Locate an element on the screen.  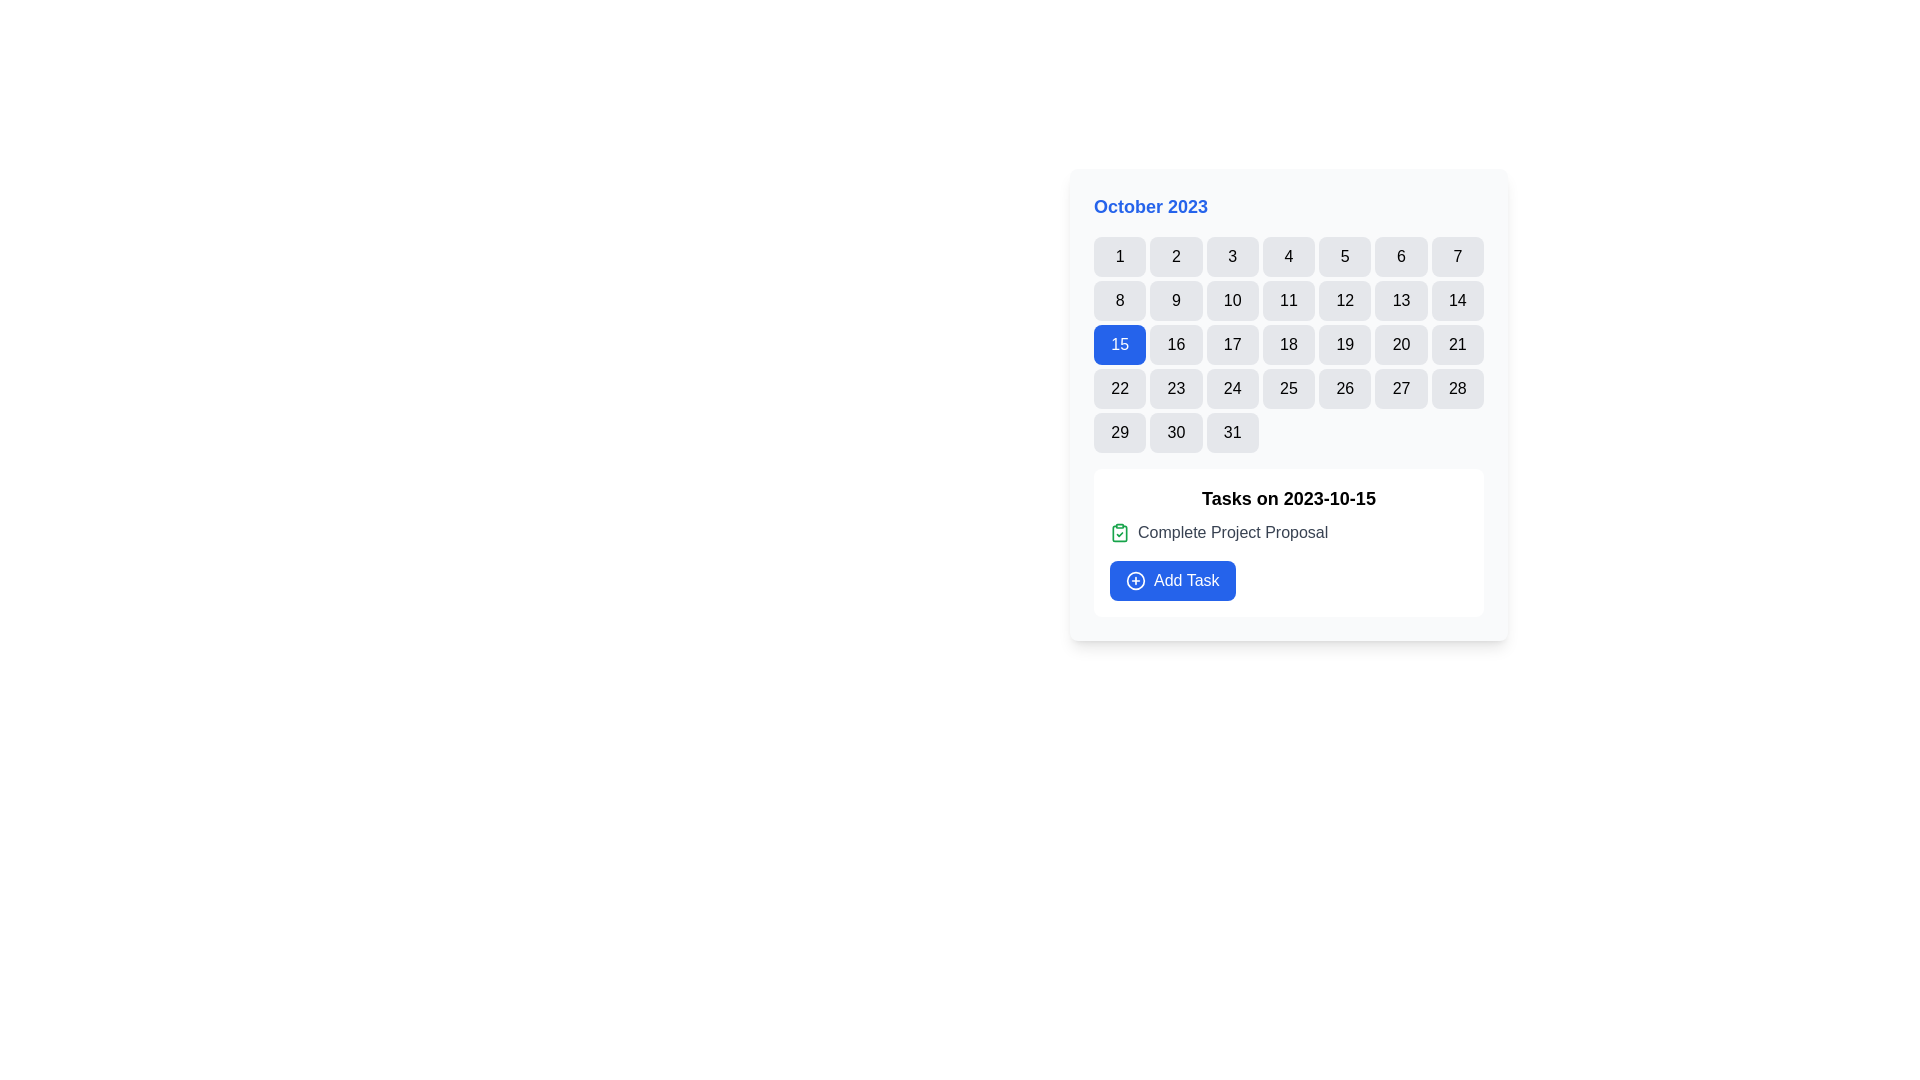
the blue 'Add Task' button located at the bottom of the task listing interface is located at coordinates (1172, 581).